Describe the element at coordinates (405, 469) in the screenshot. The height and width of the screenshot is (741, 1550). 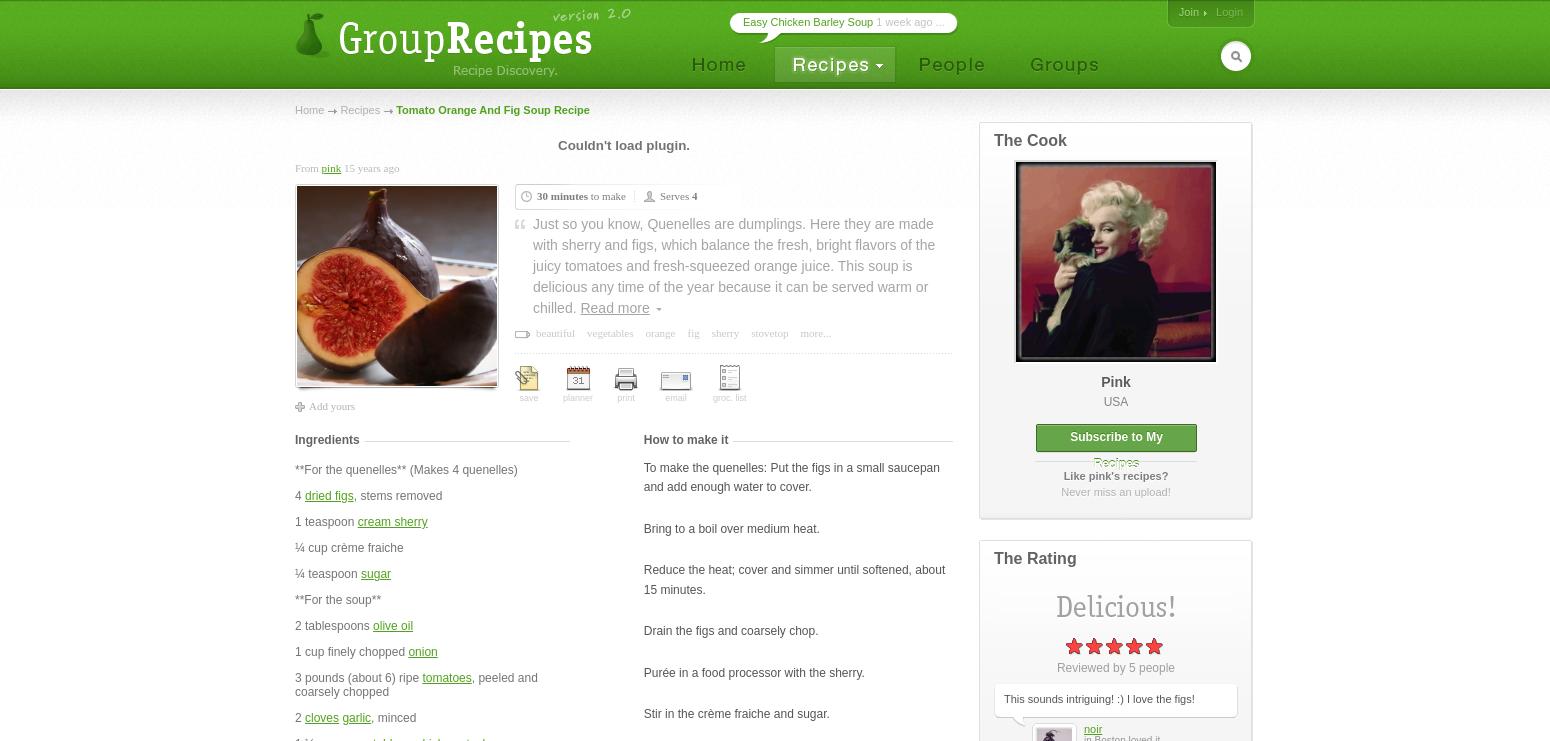
I see `'**For the quenelles** (Makes 4 quenelles)'` at that location.